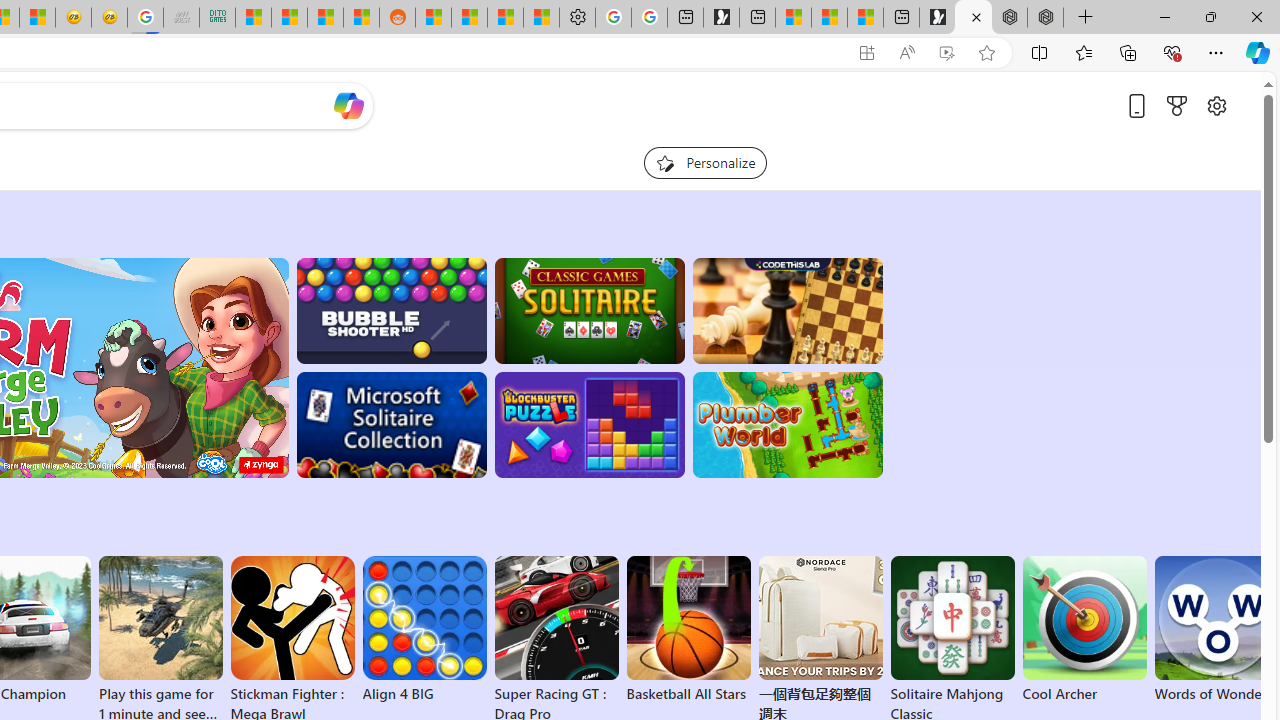 Image resolution: width=1280 pixels, height=720 pixels. I want to click on 'Master Chess', so click(786, 311).